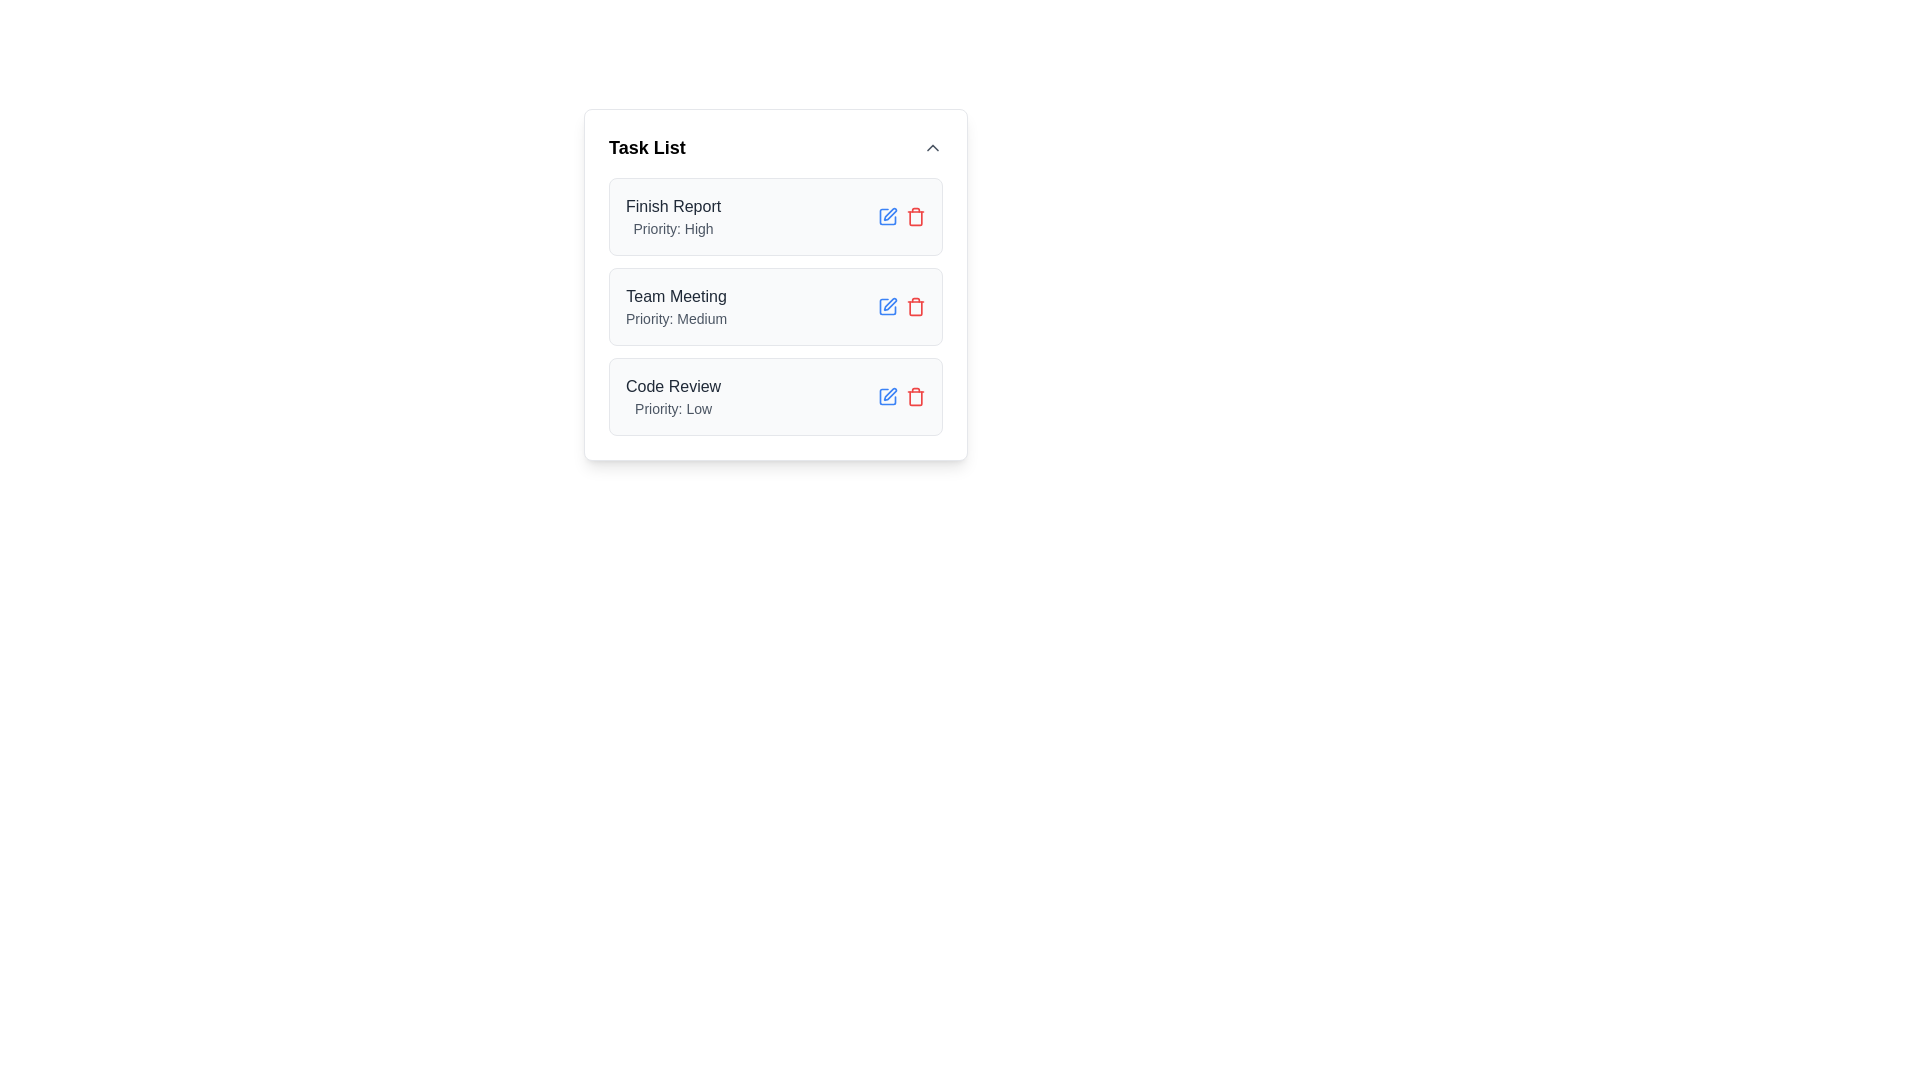  Describe the element at coordinates (887, 216) in the screenshot. I see `the edit button located on the right side of the topmost 'Finish Report' item in the task list to modify the associated task` at that location.